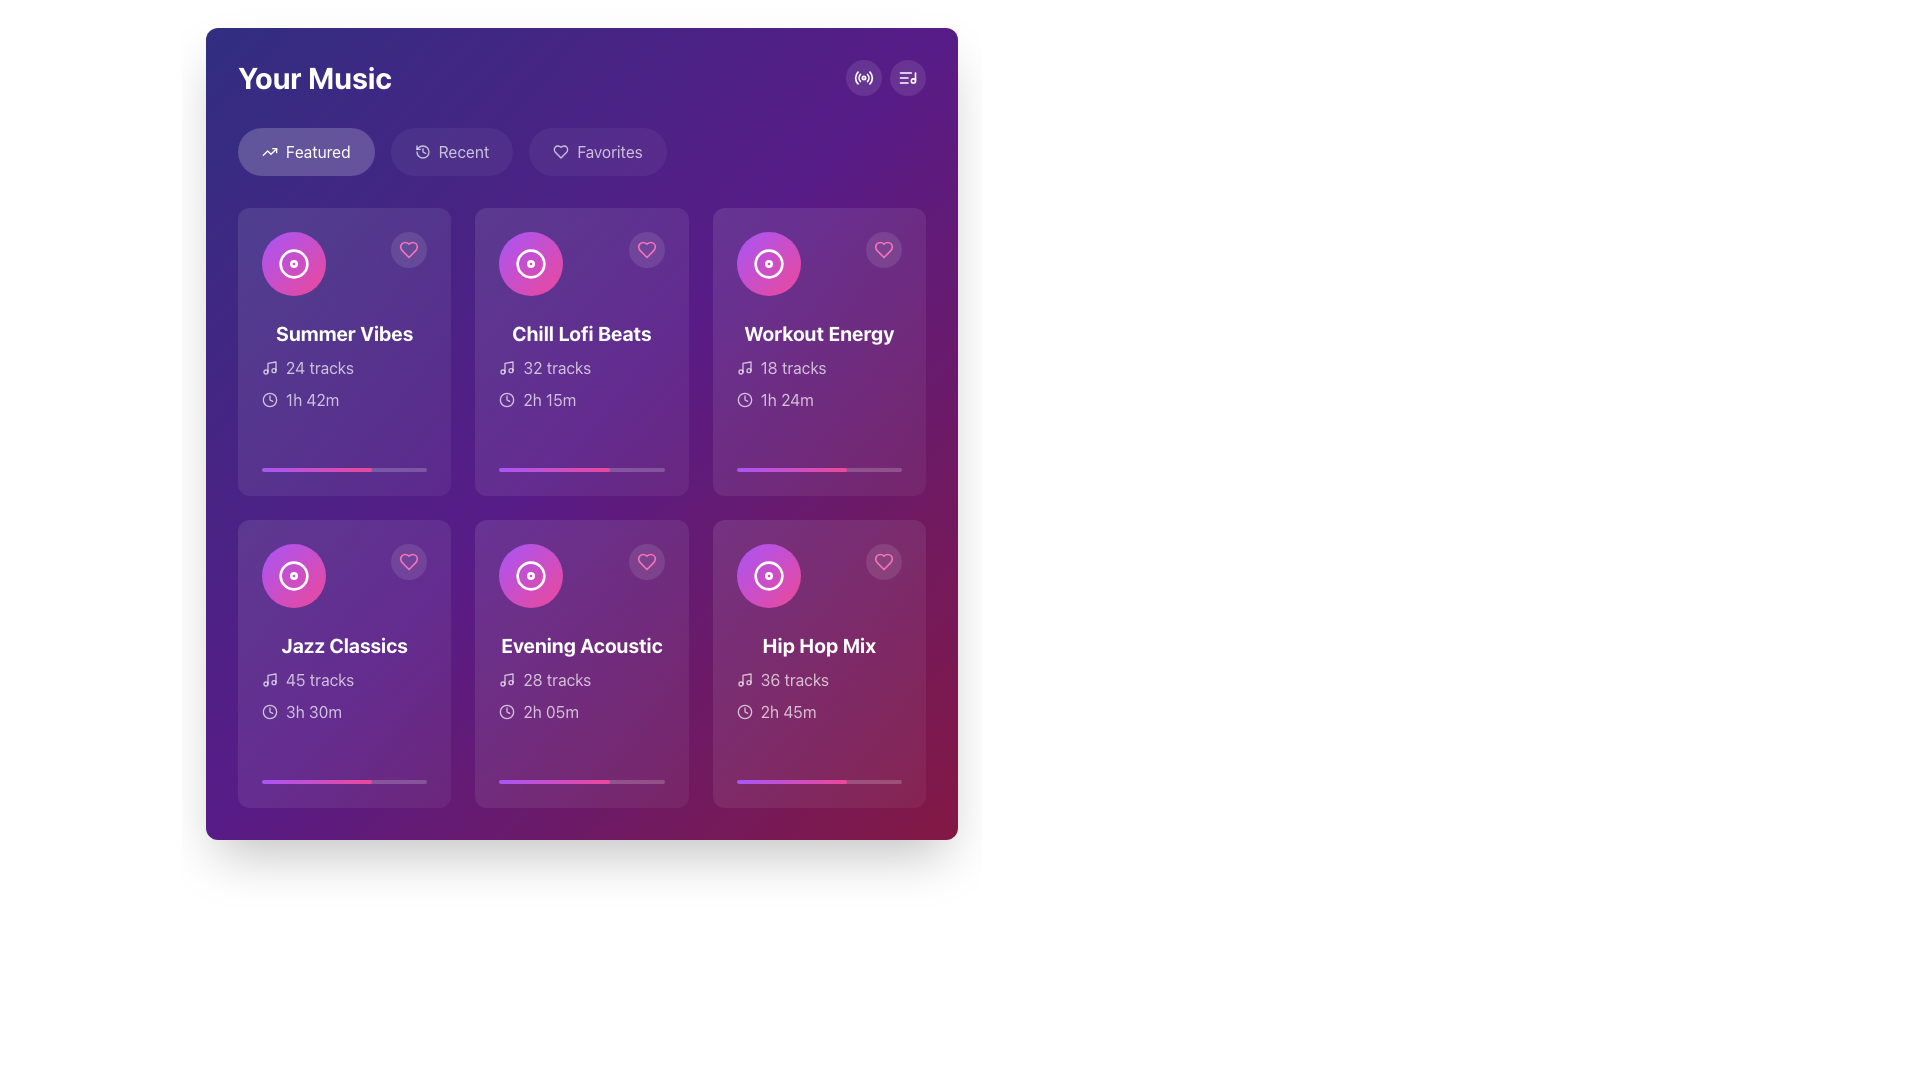  Describe the element at coordinates (344, 366) in the screenshot. I see `the Information card element displaying 'Summer Vibes' with the description '24 tracks' and duration '1h 42m', located in the top row of the 'Your Music' section` at that location.